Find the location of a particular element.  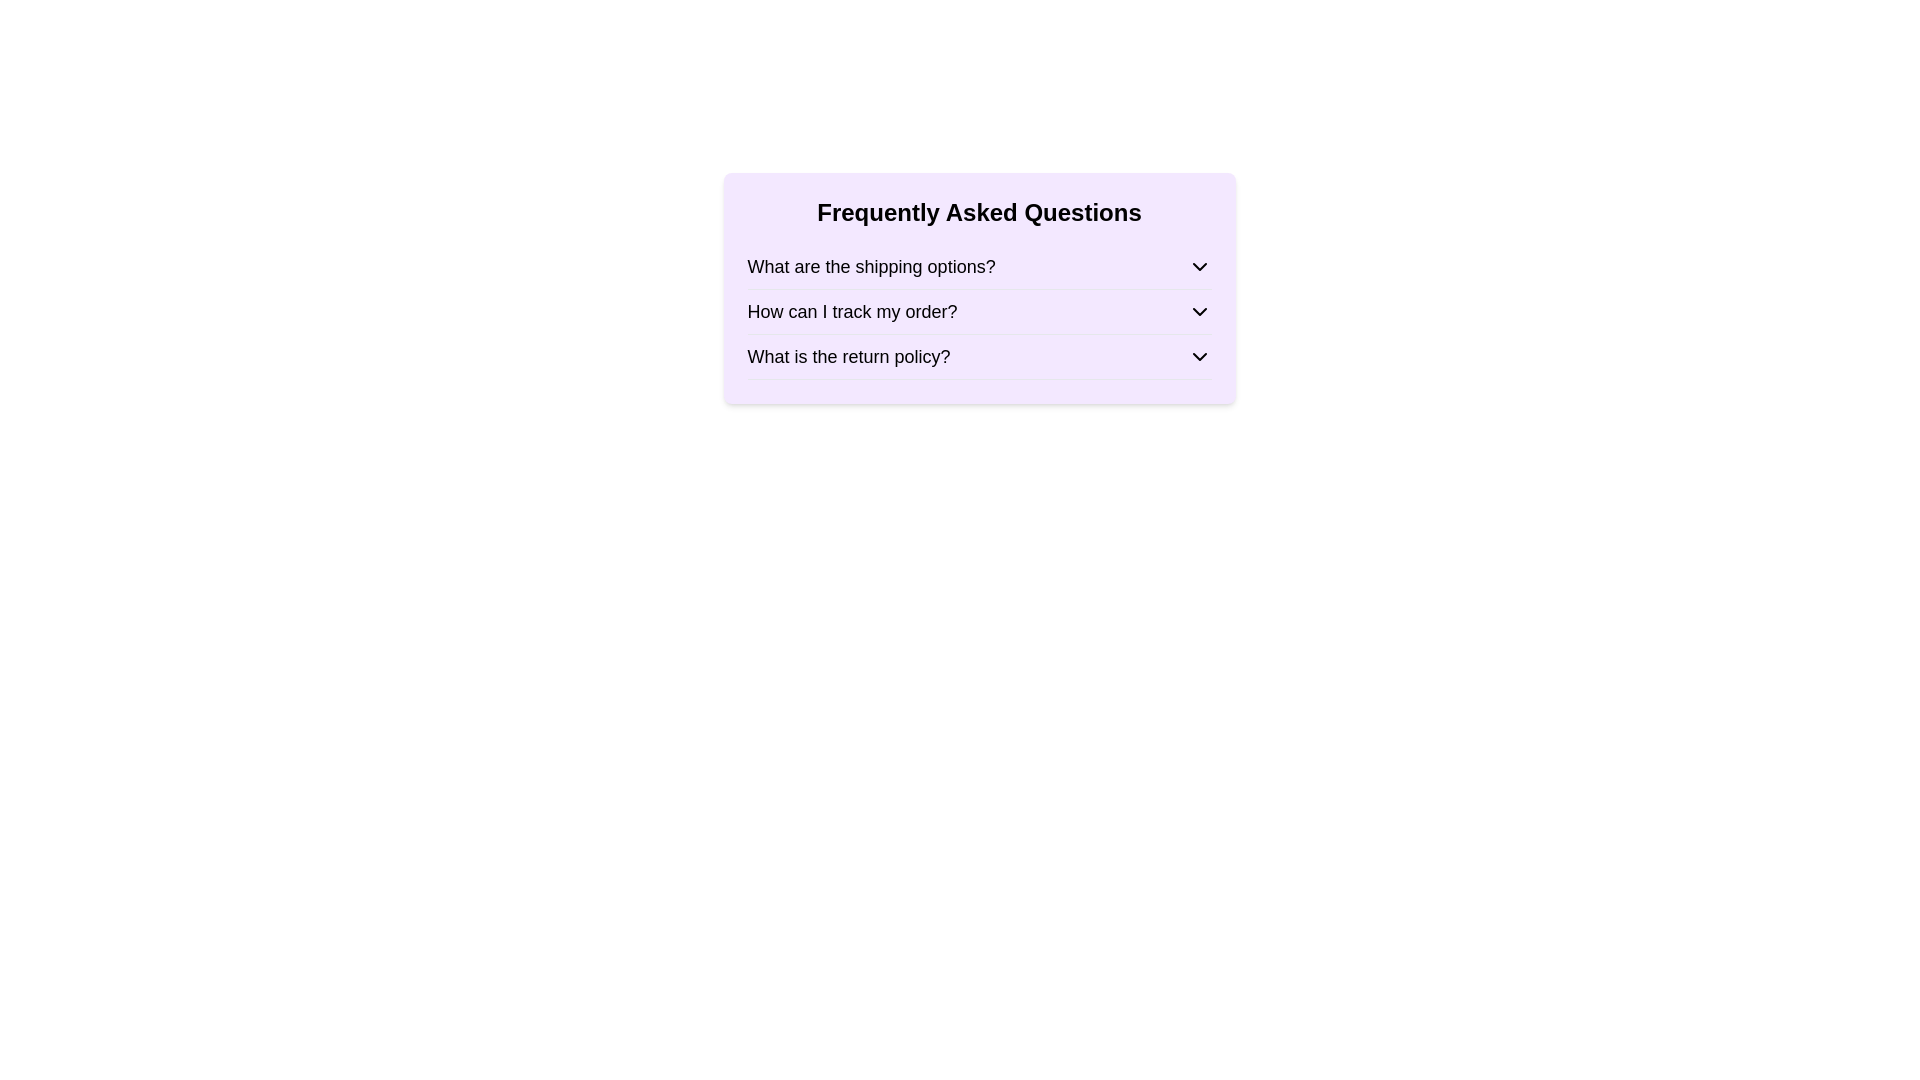

the header text element for the FAQ section, which provides context for the questions listed below it is located at coordinates (979, 212).